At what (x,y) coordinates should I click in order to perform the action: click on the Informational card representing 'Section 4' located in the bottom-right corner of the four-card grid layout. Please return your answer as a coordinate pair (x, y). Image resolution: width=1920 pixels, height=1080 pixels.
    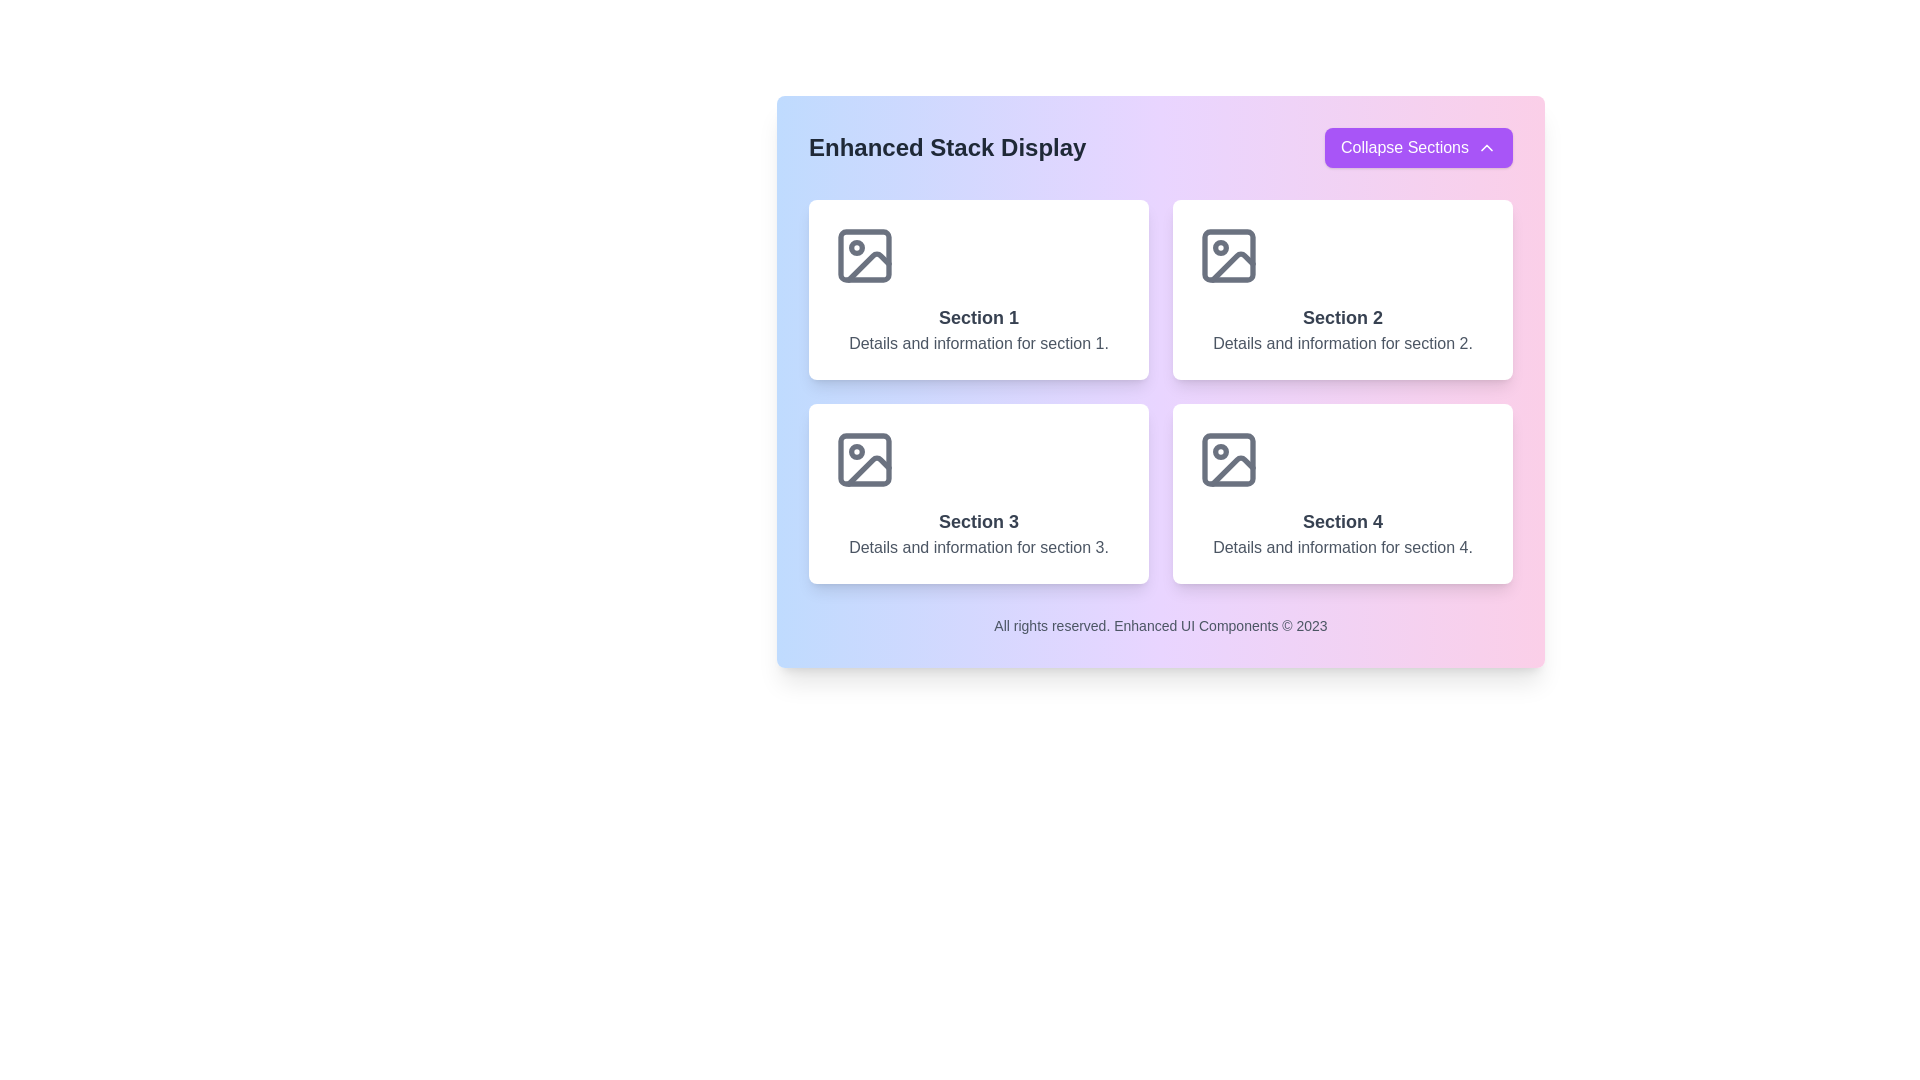
    Looking at the image, I should click on (1343, 493).